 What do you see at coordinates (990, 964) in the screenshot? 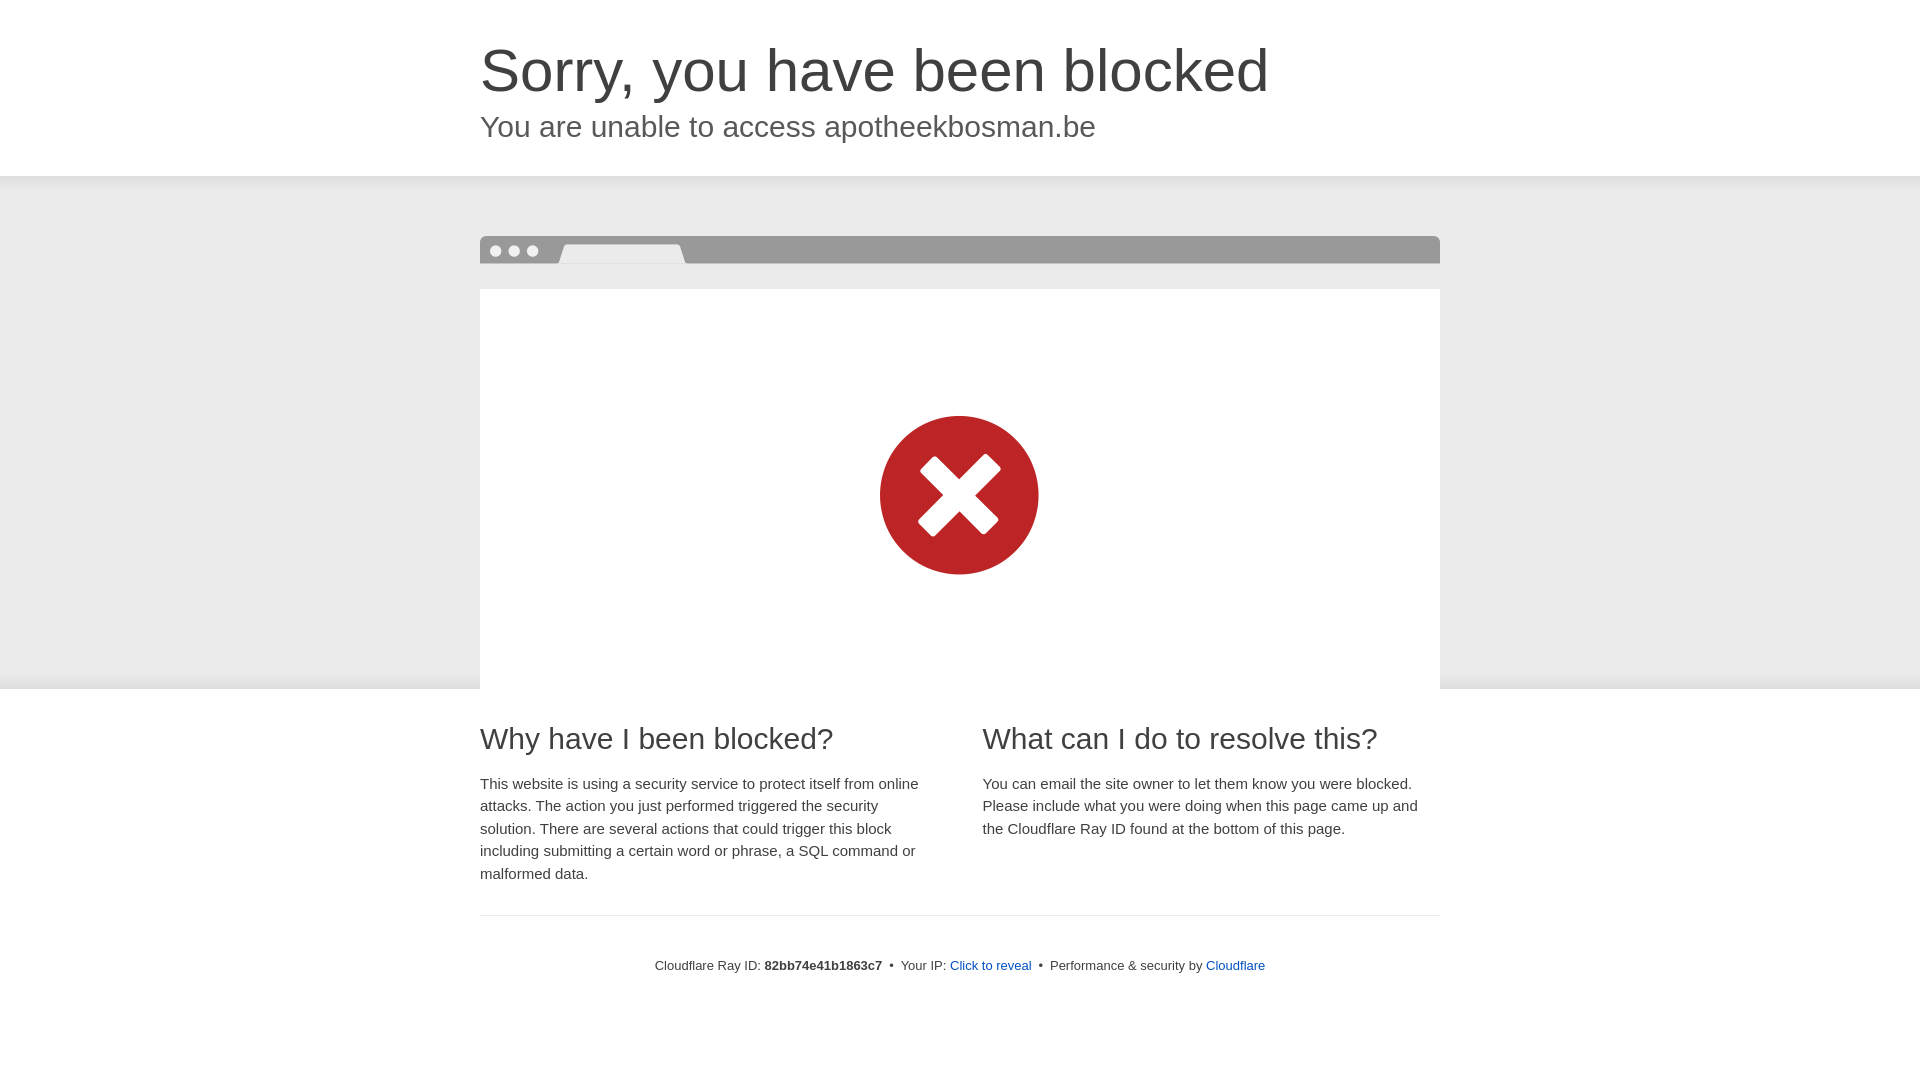
I see `'Click to reveal'` at bounding box center [990, 964].